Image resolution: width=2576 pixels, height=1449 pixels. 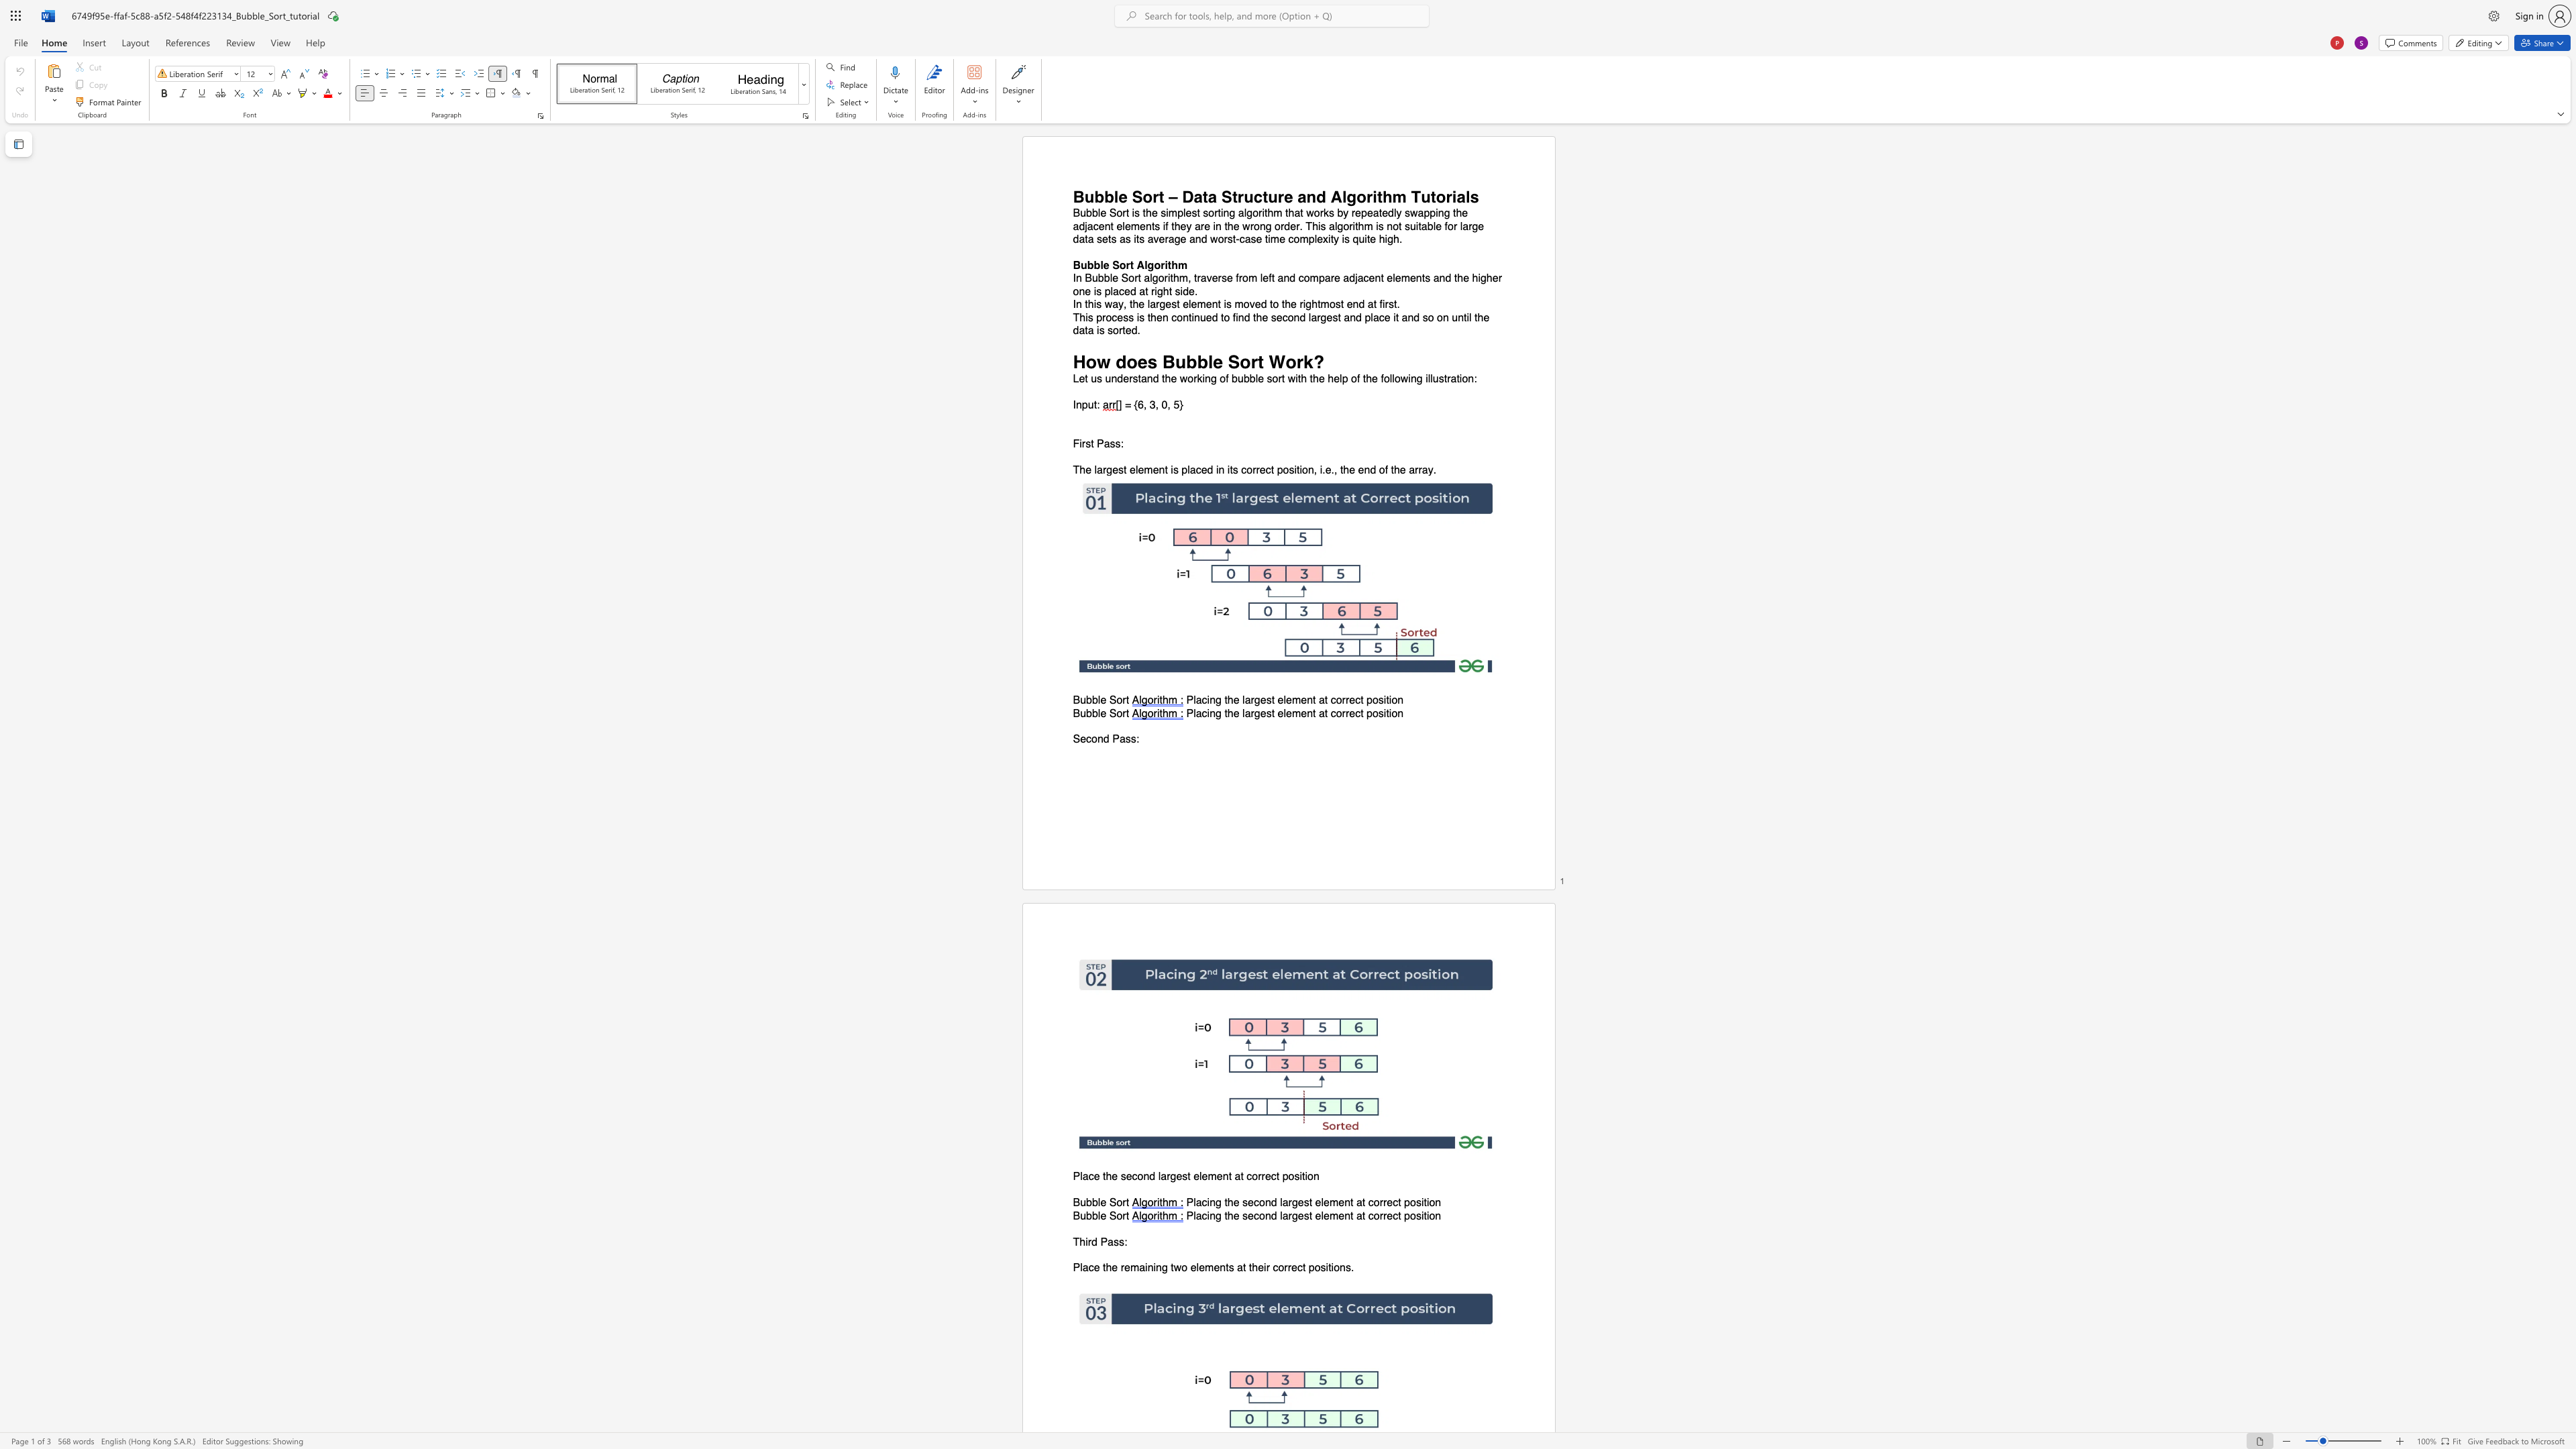 What do you see at coordinates (1081, 1240) in the screenshot?
I see `the 1th character "h" in the text` at bounding box center [1081, 1240].